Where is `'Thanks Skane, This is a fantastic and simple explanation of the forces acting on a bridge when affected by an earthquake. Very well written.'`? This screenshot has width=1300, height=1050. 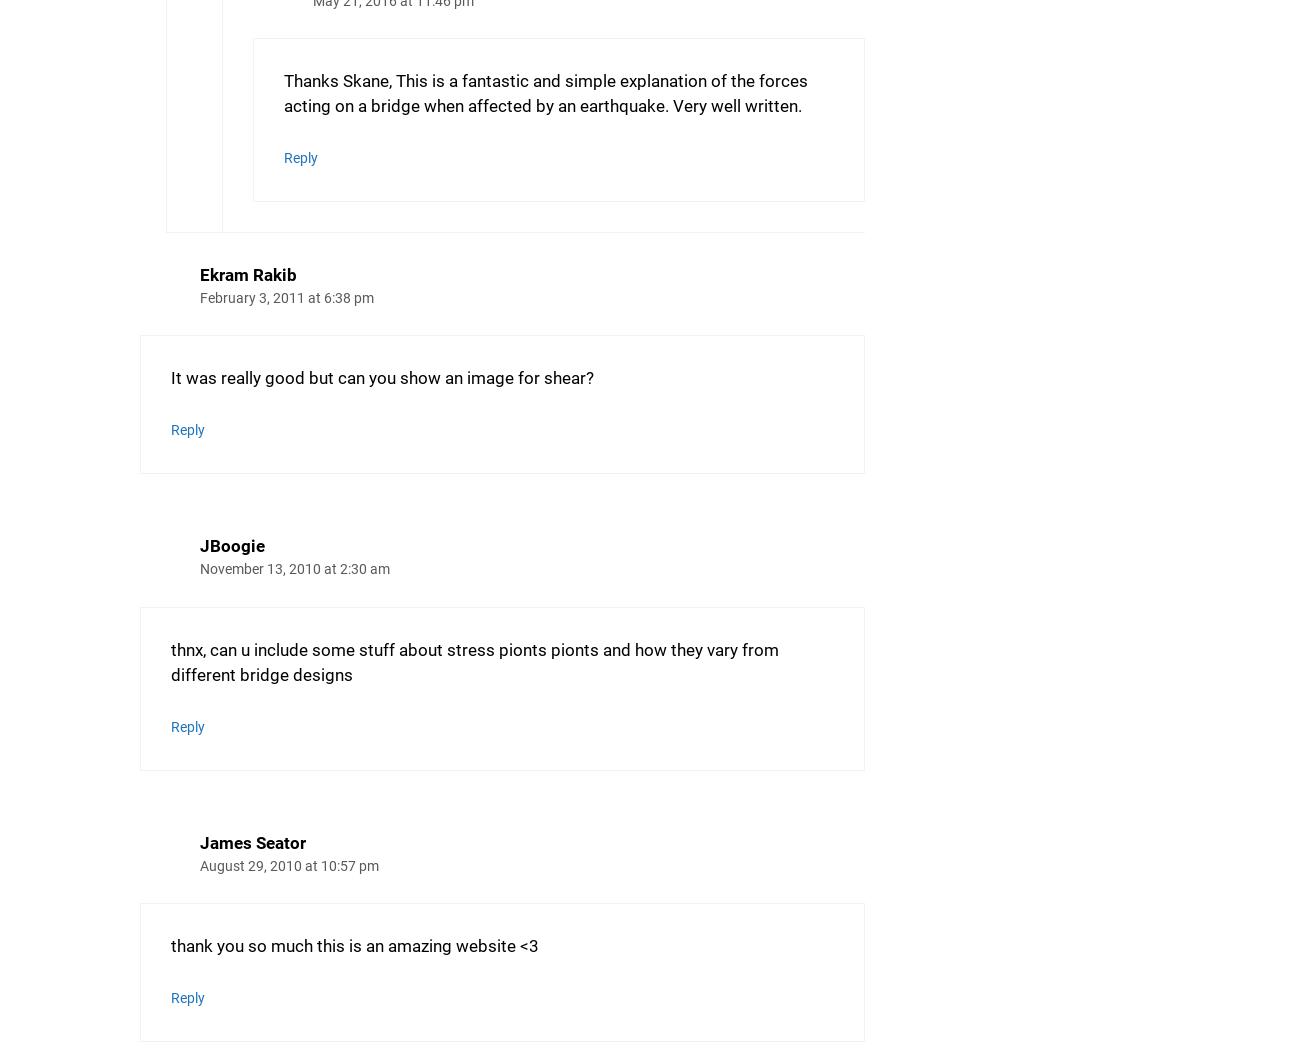
'Thanks Skane, This is a fantastic and simple explanation of the forces acting on a bridge when affected by an earthquake. Very well written.' is located at coordinates (545, 93).